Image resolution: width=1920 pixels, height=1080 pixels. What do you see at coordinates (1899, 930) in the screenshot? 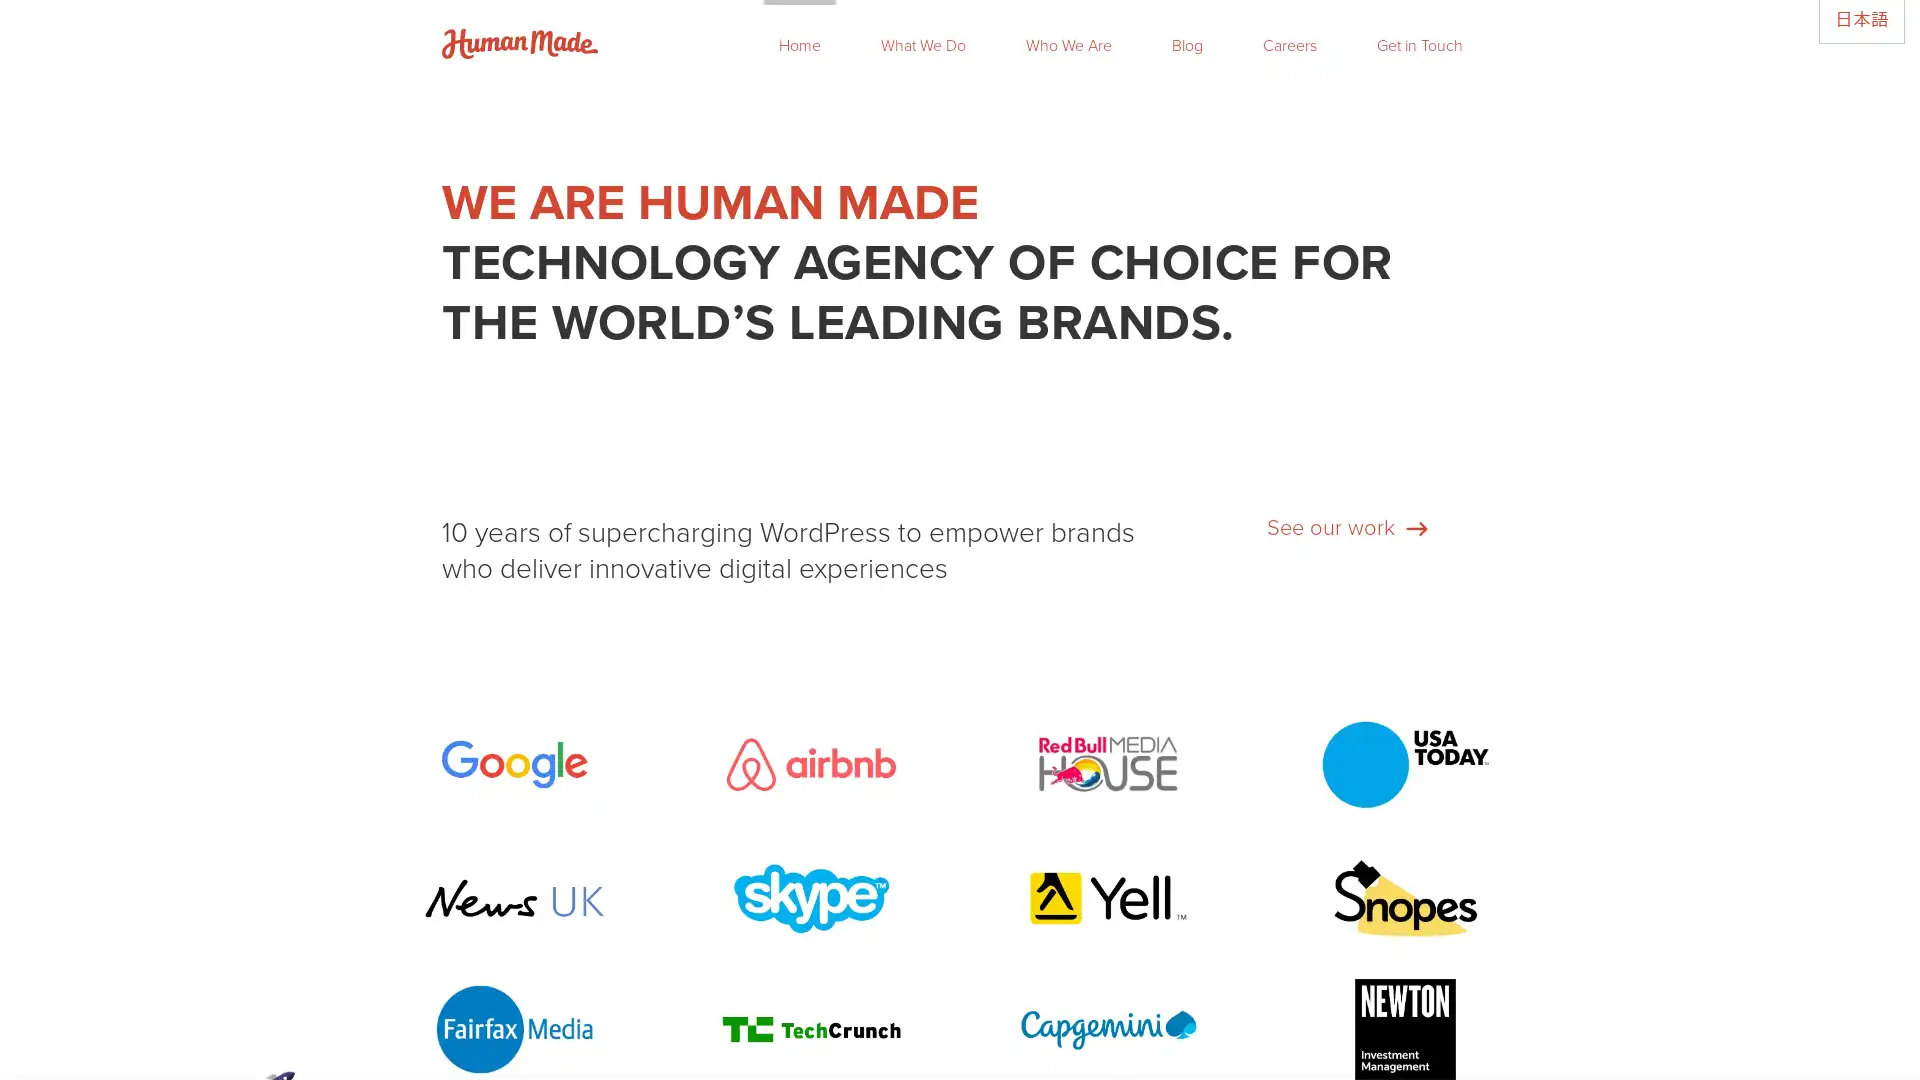
I see `Close` at bounding box center [1899, 930].